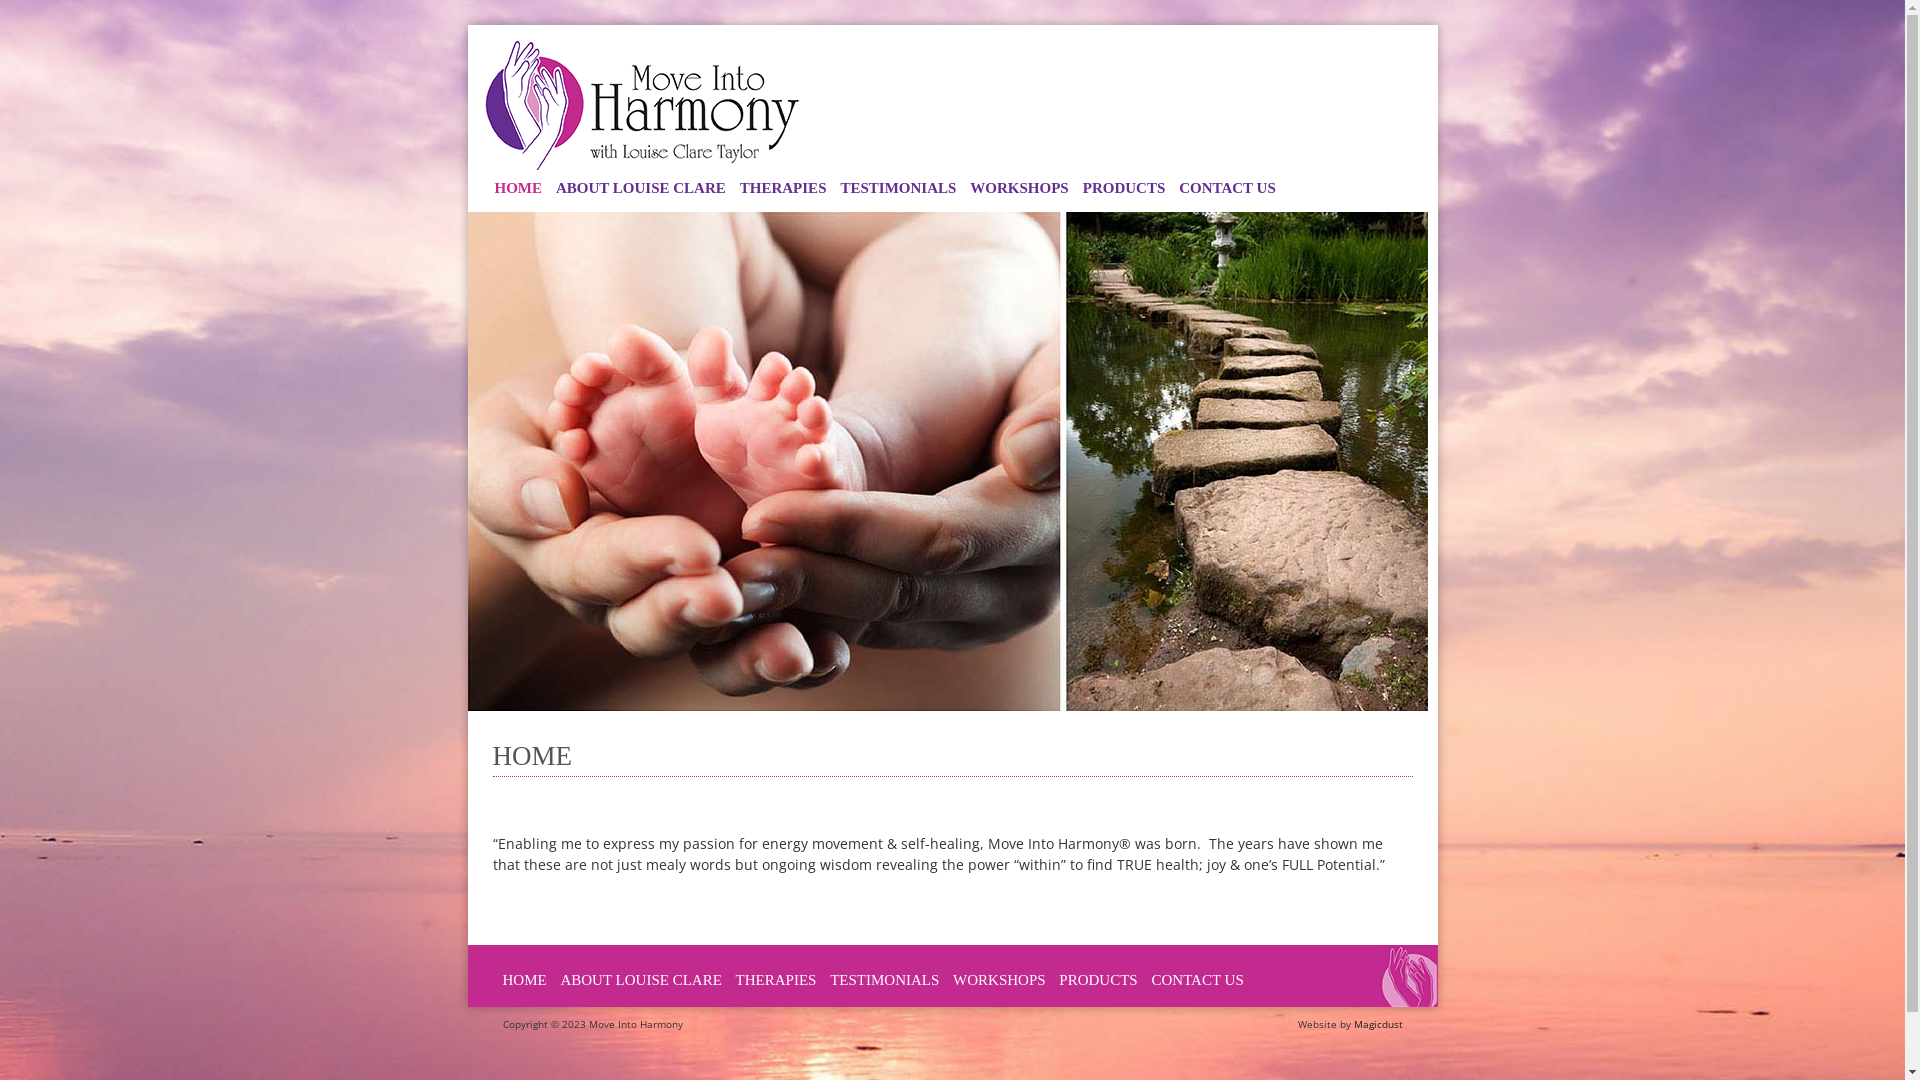  I want to click on 'TESTIMONIALS', so click(883, 978).